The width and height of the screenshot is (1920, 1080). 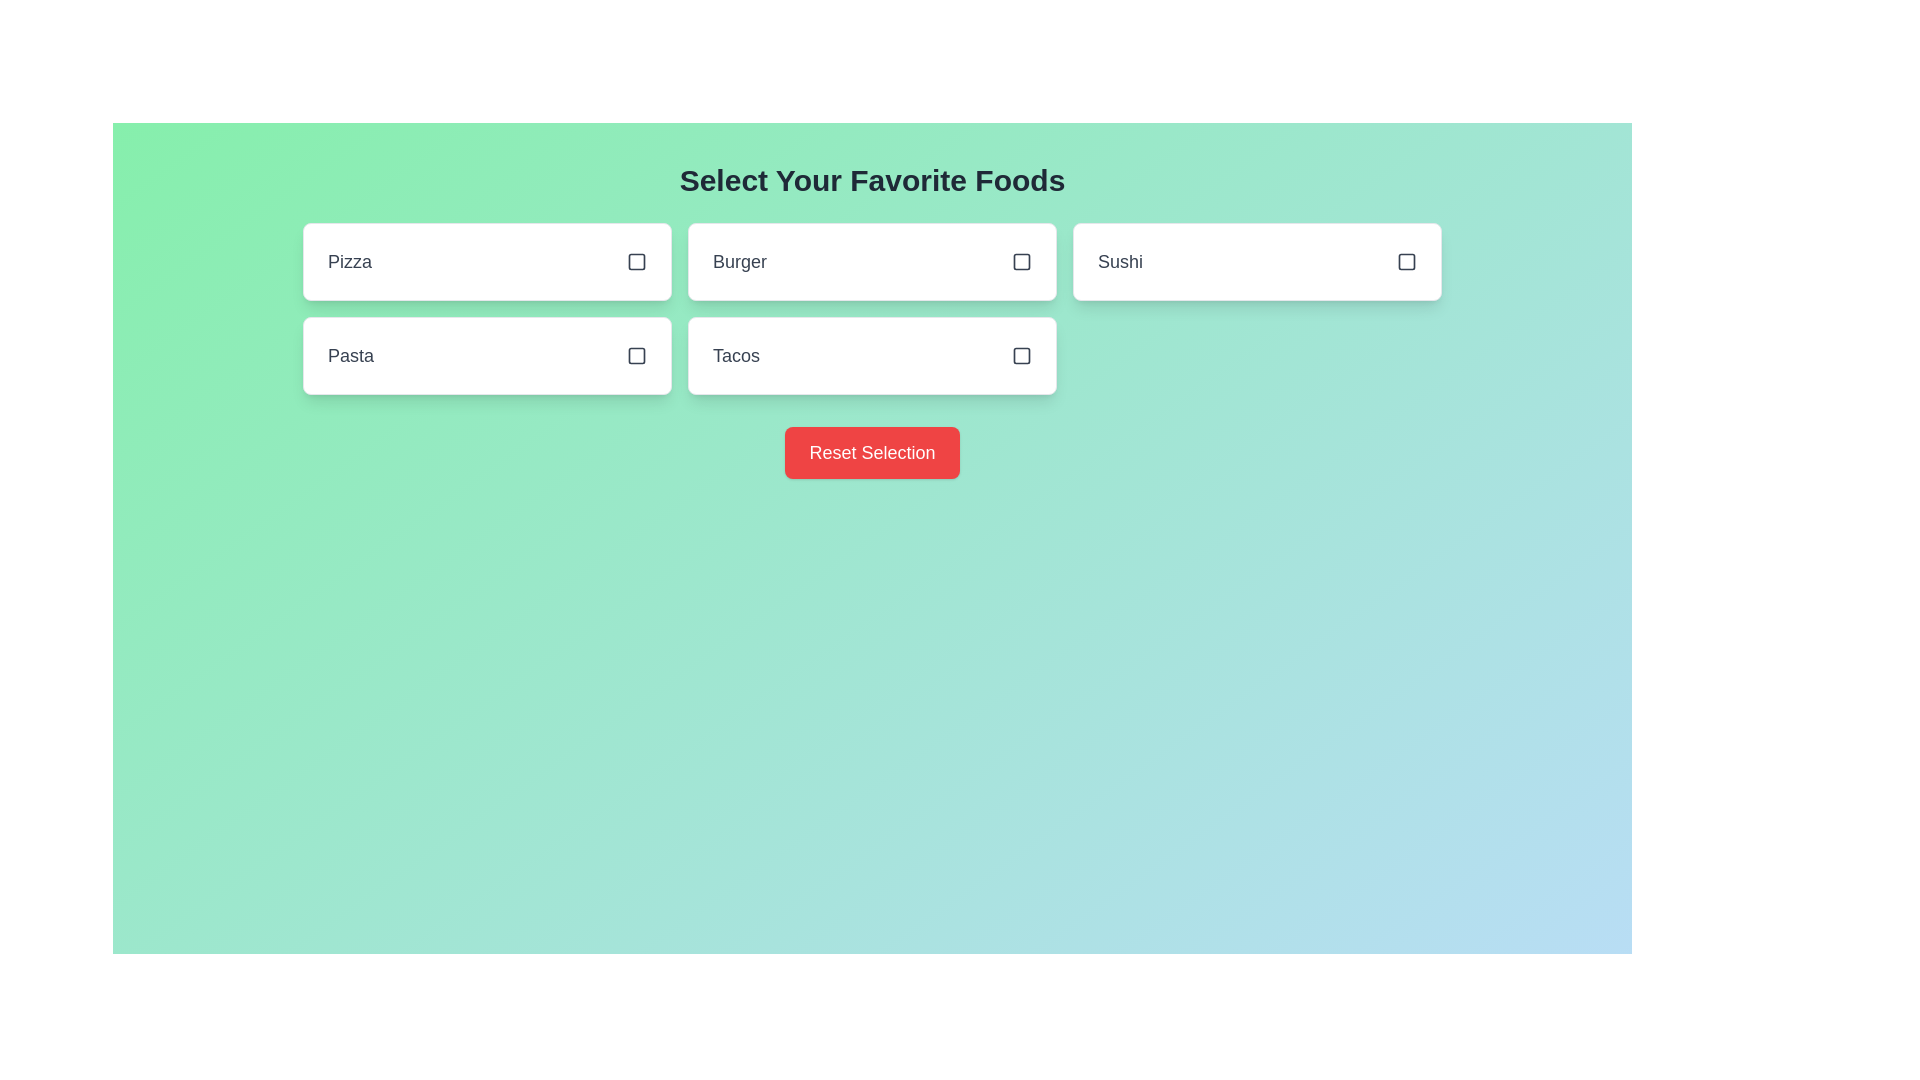 I want to click on the food item Sushi, so click(x=1256, y=261).